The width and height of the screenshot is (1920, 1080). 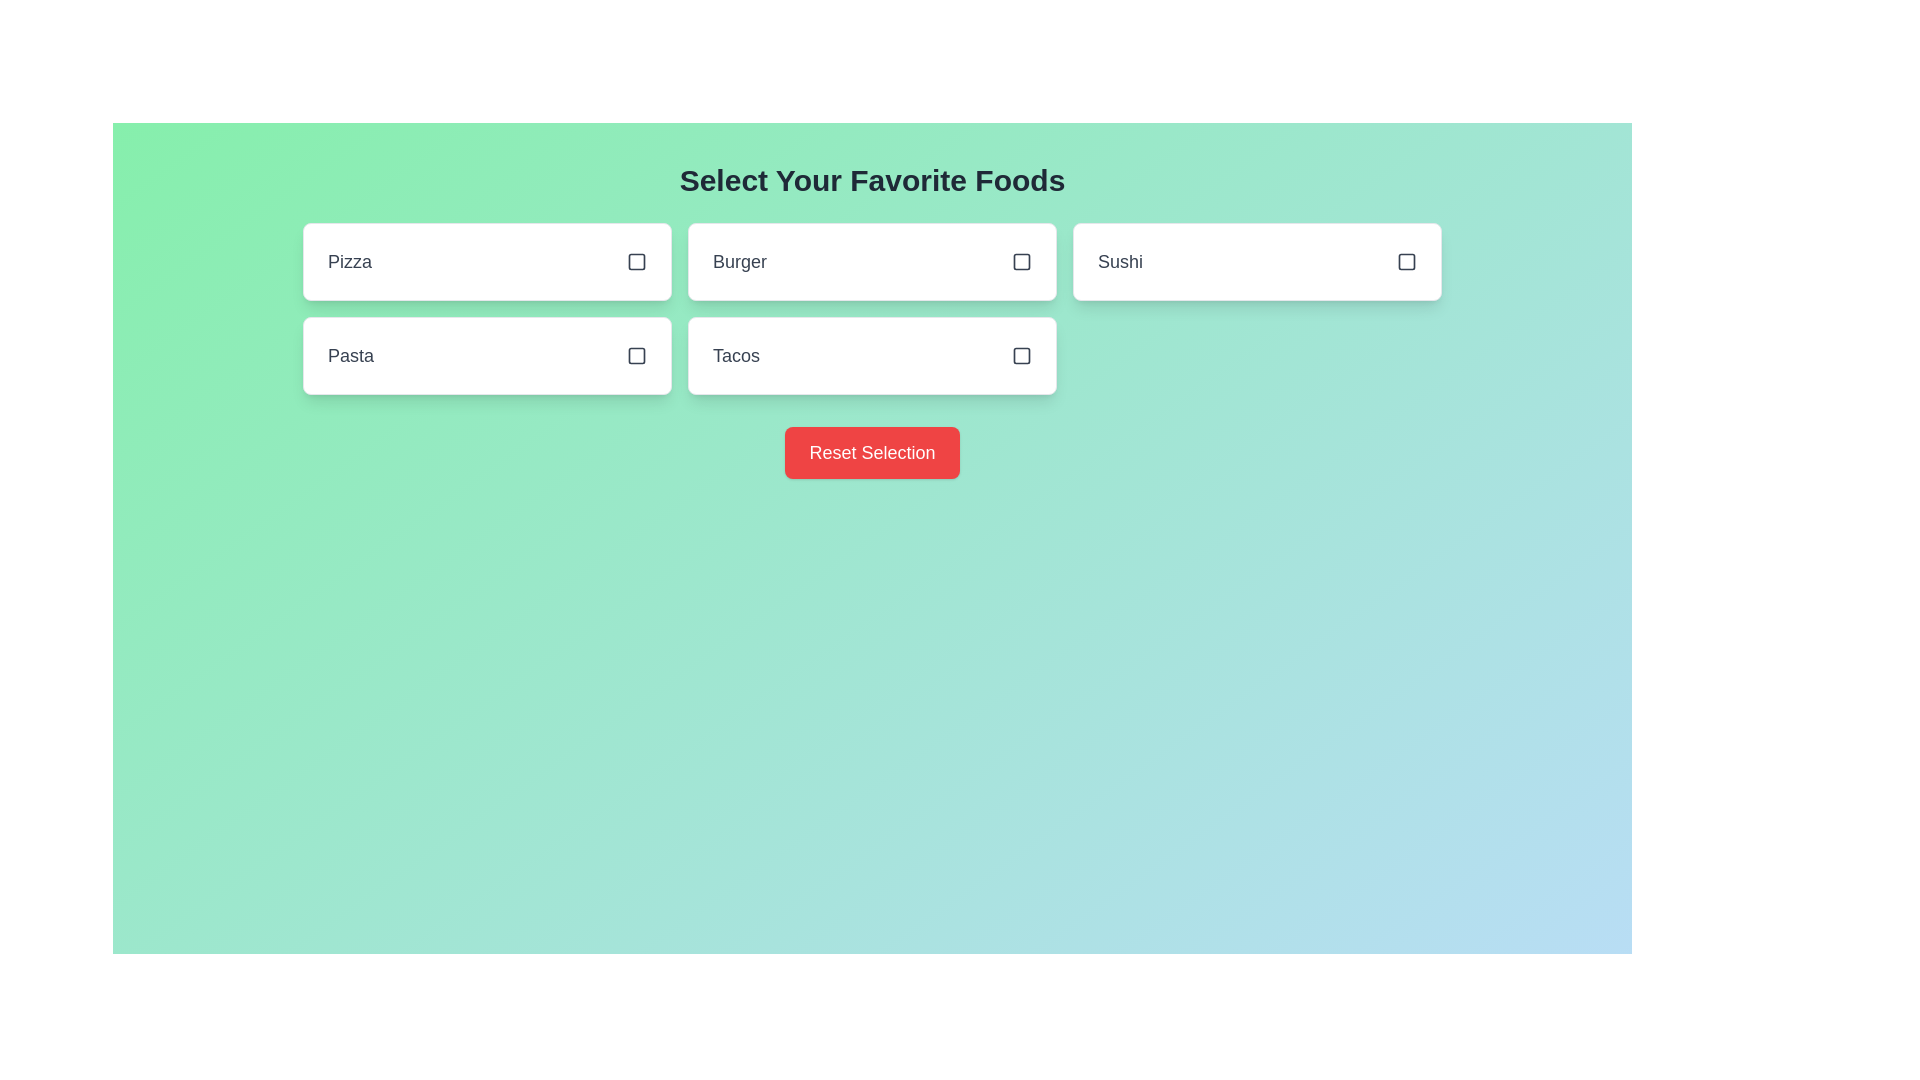 I want to click on the food item Sushi, so click(x=1256, y=261).